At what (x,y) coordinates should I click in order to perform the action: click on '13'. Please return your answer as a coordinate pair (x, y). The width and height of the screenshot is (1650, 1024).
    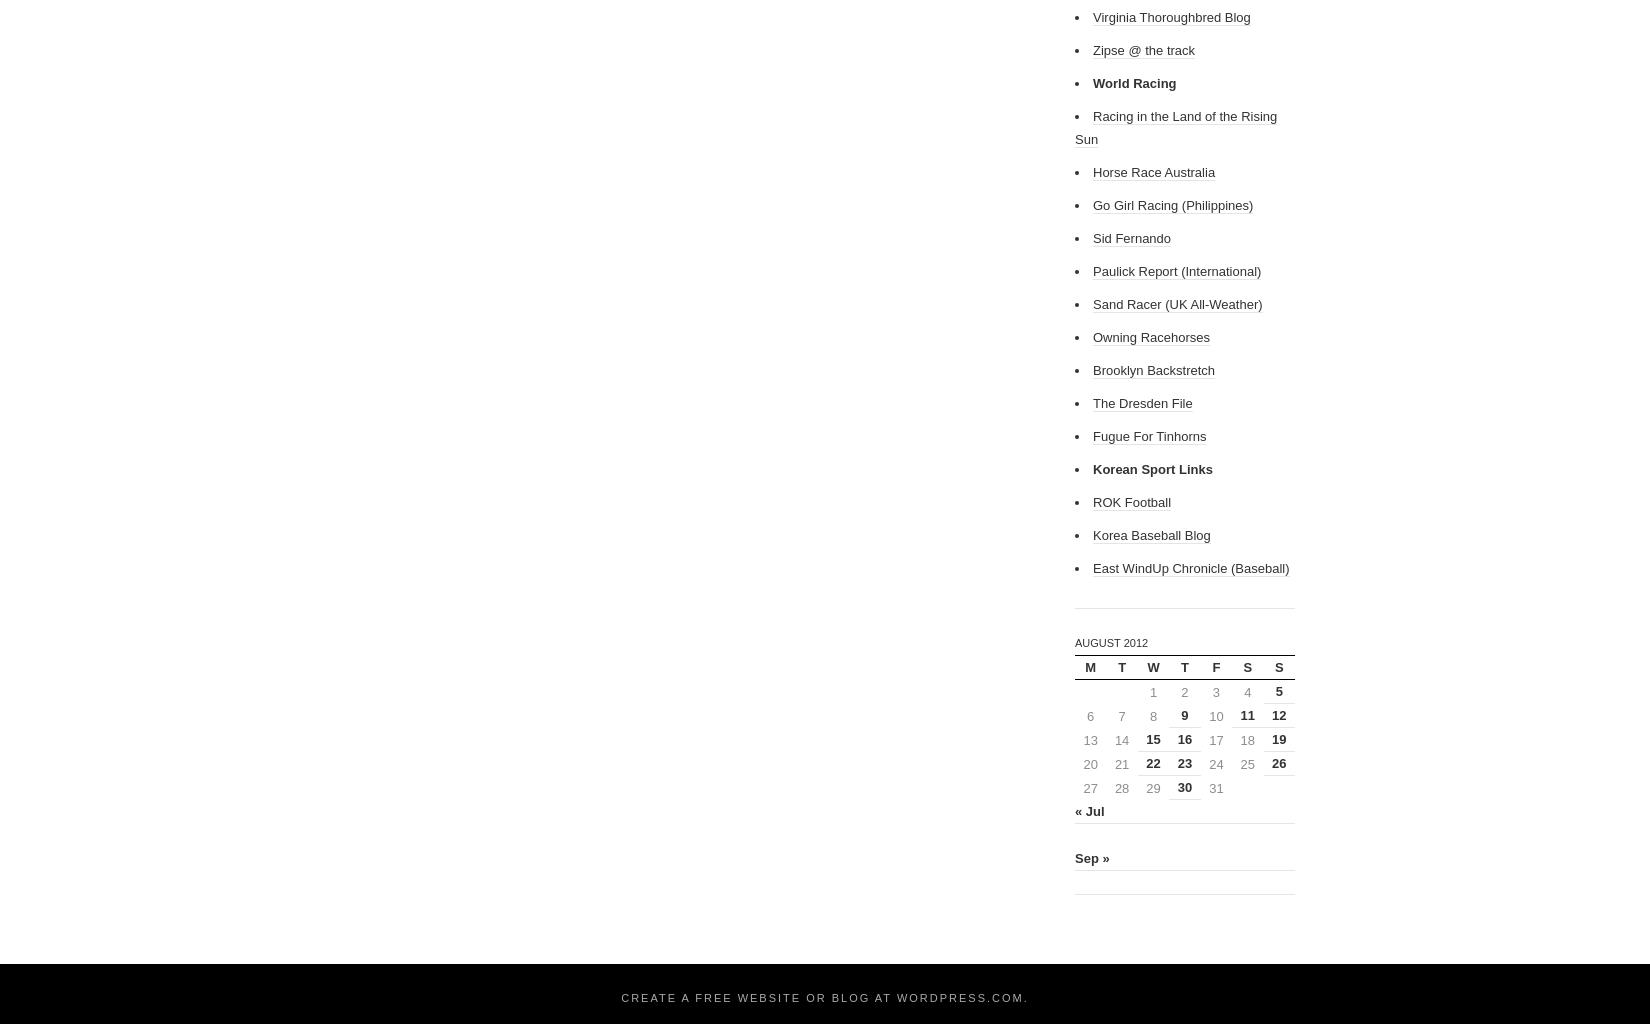
    Looking at the image, I should click on (1083, 738).